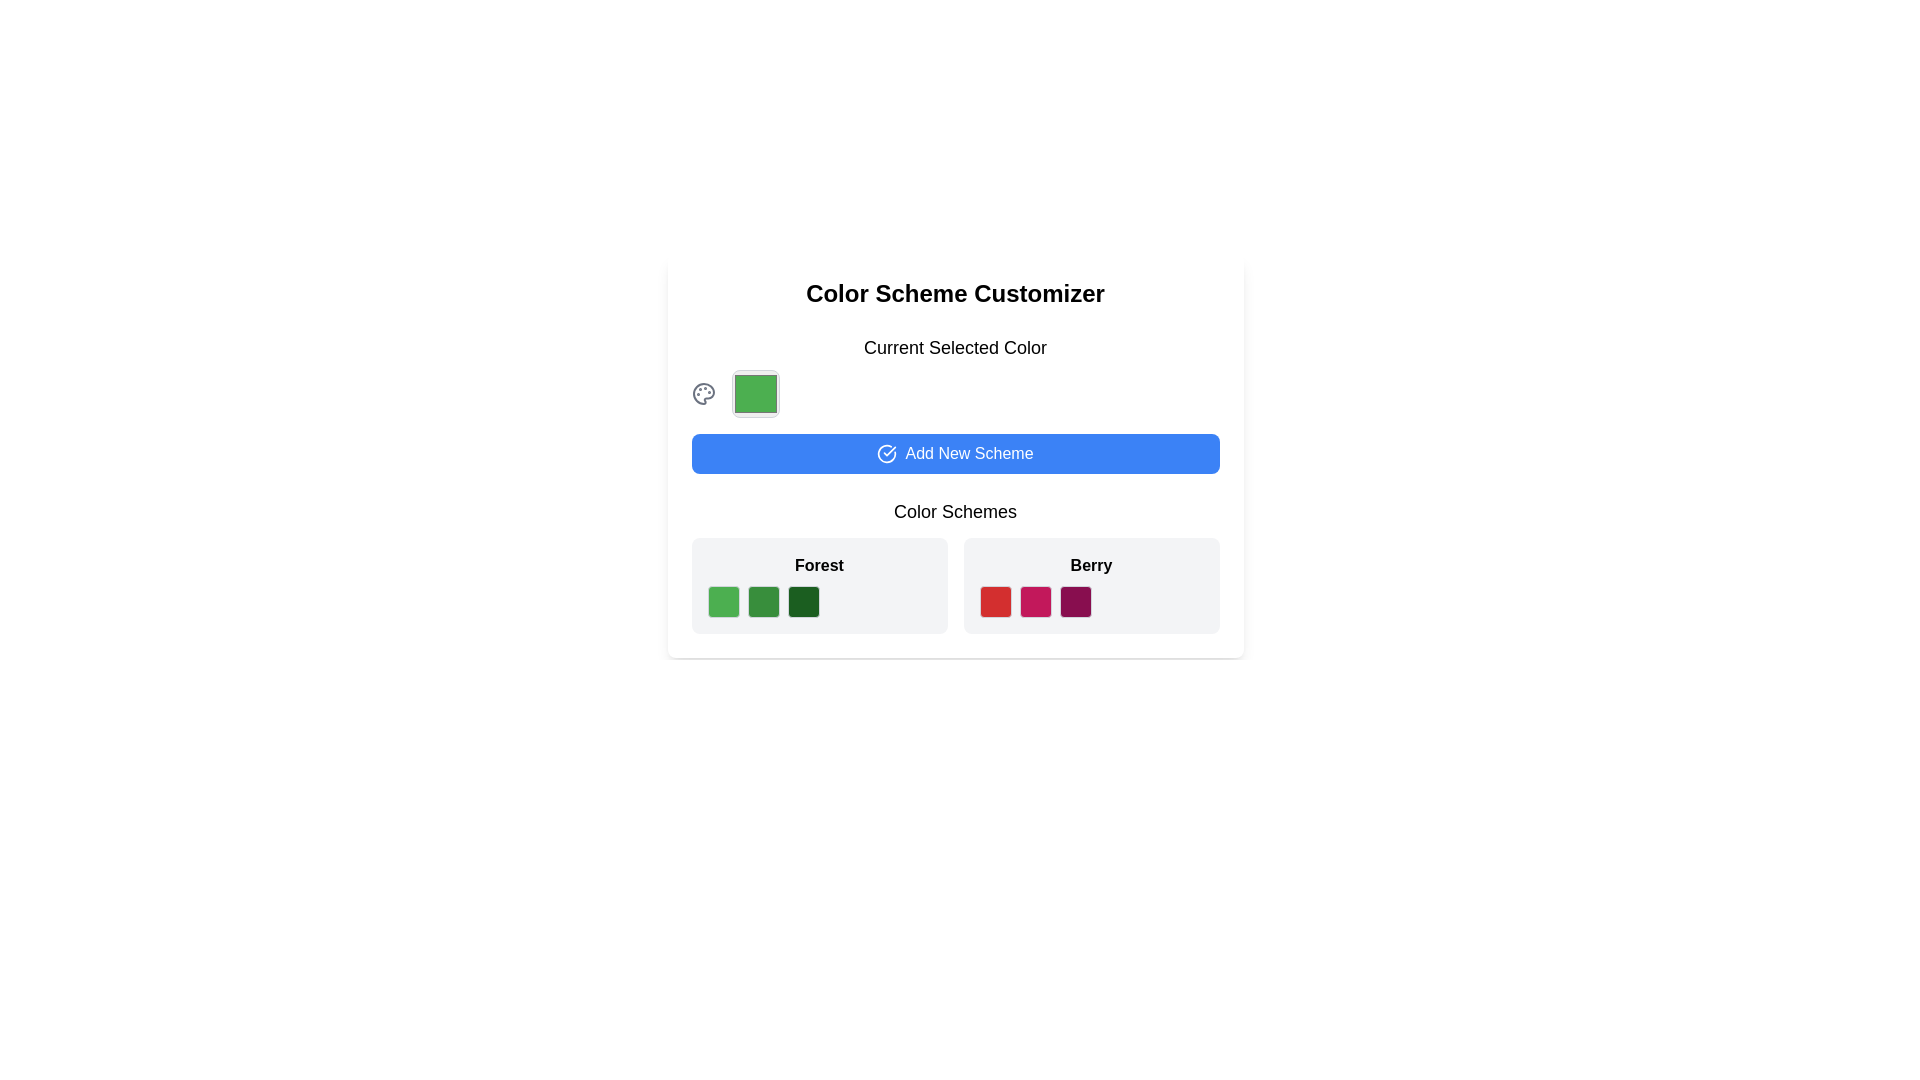 This screenshot has width=1920, height=1080. Describe the element at coordinates (762, 600) in the screenshot. I see `the second green color selection block representing the 'Forest' color scheme` at that location.